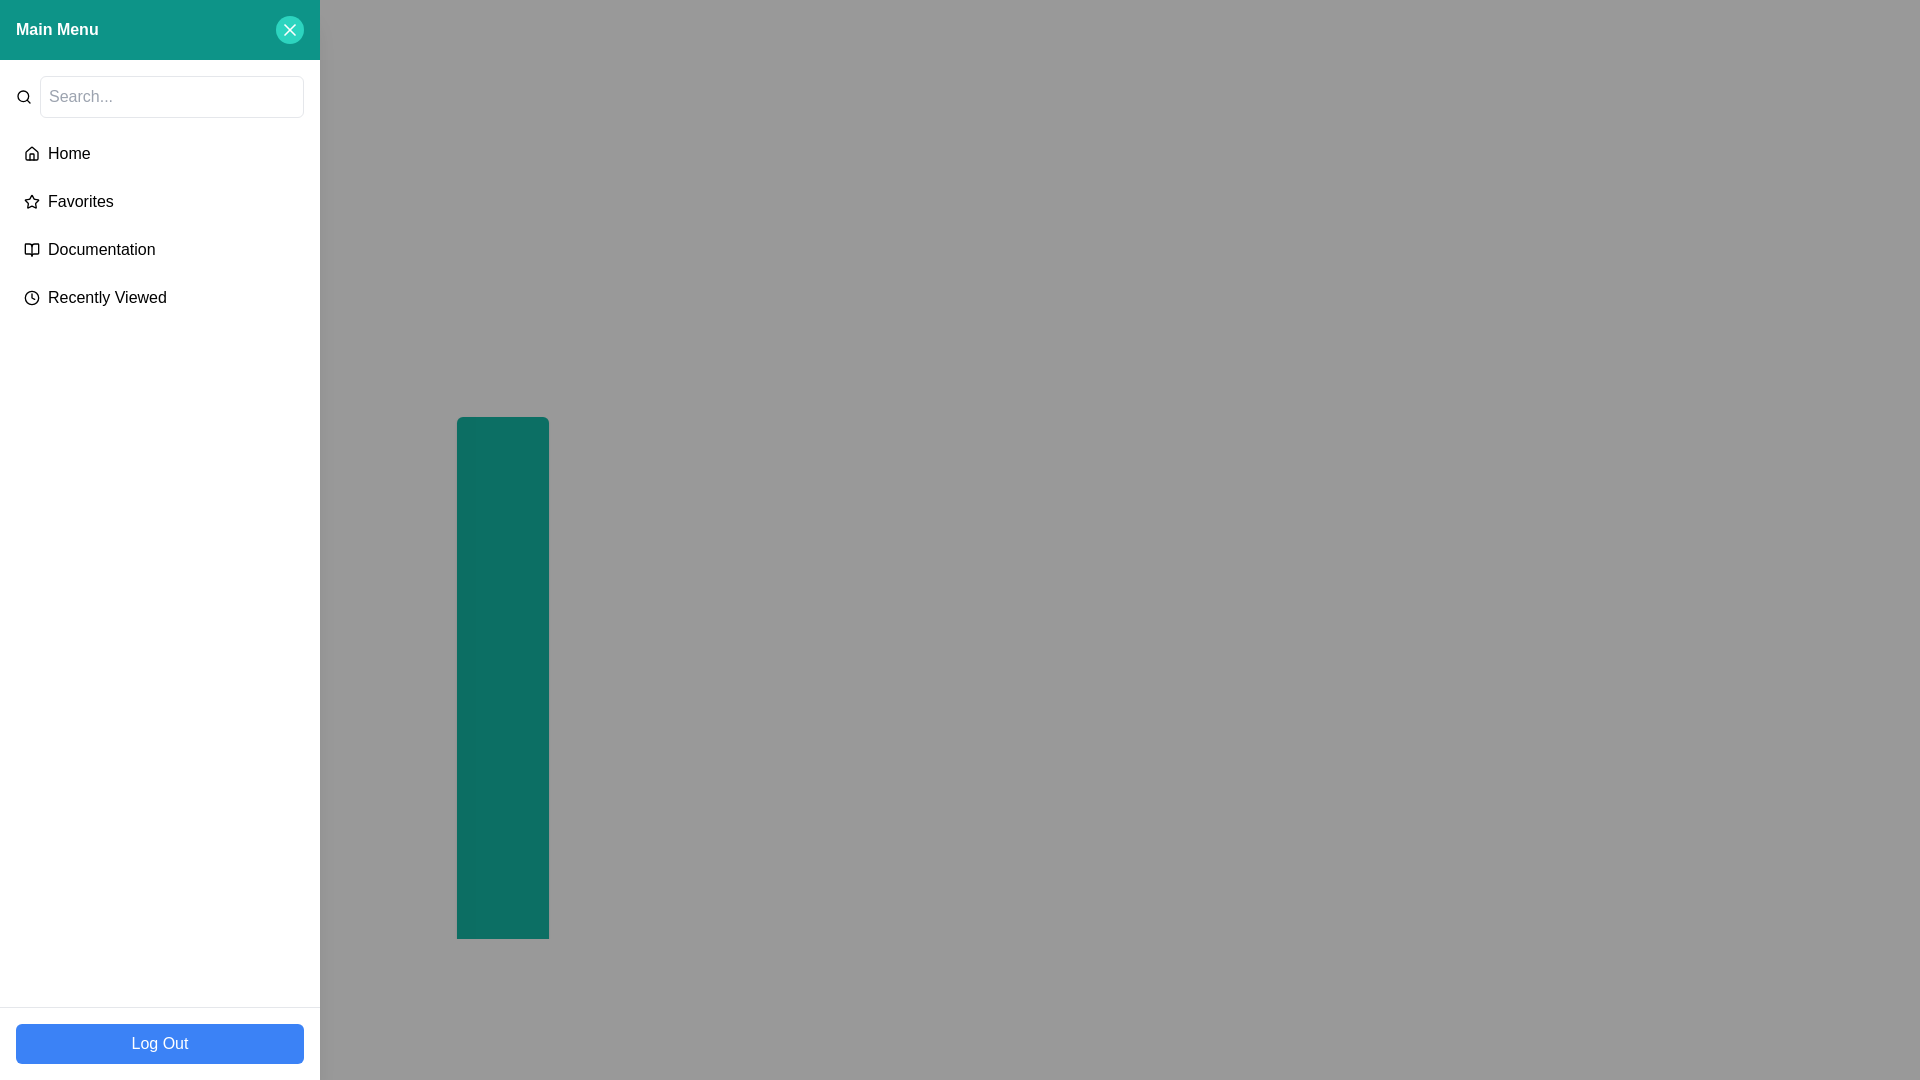  Describe the element at coordinates (288, 30) in the screenshot. I see `the close button located in the header region of the sidebar menu, adjacent to the 'Main Menu' title` at that location.